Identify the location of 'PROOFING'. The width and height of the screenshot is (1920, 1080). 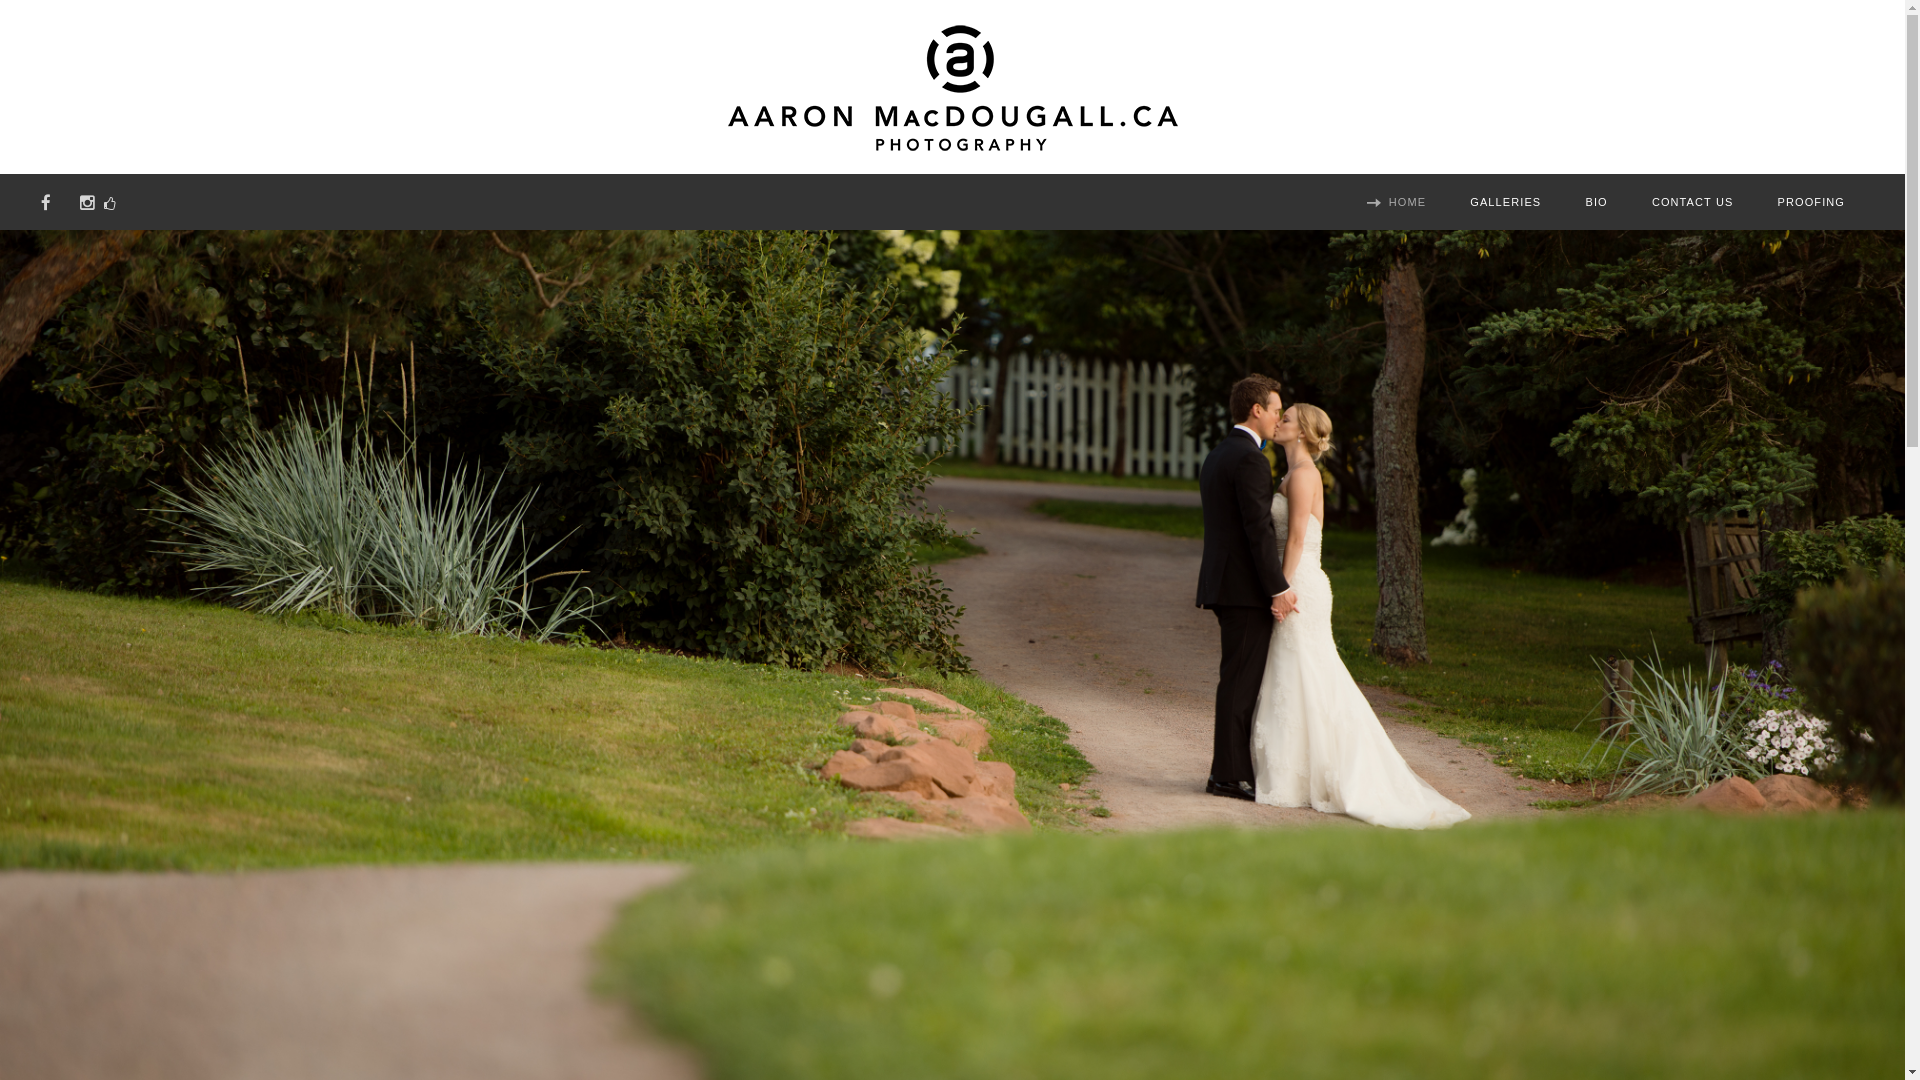
(1811, 204).